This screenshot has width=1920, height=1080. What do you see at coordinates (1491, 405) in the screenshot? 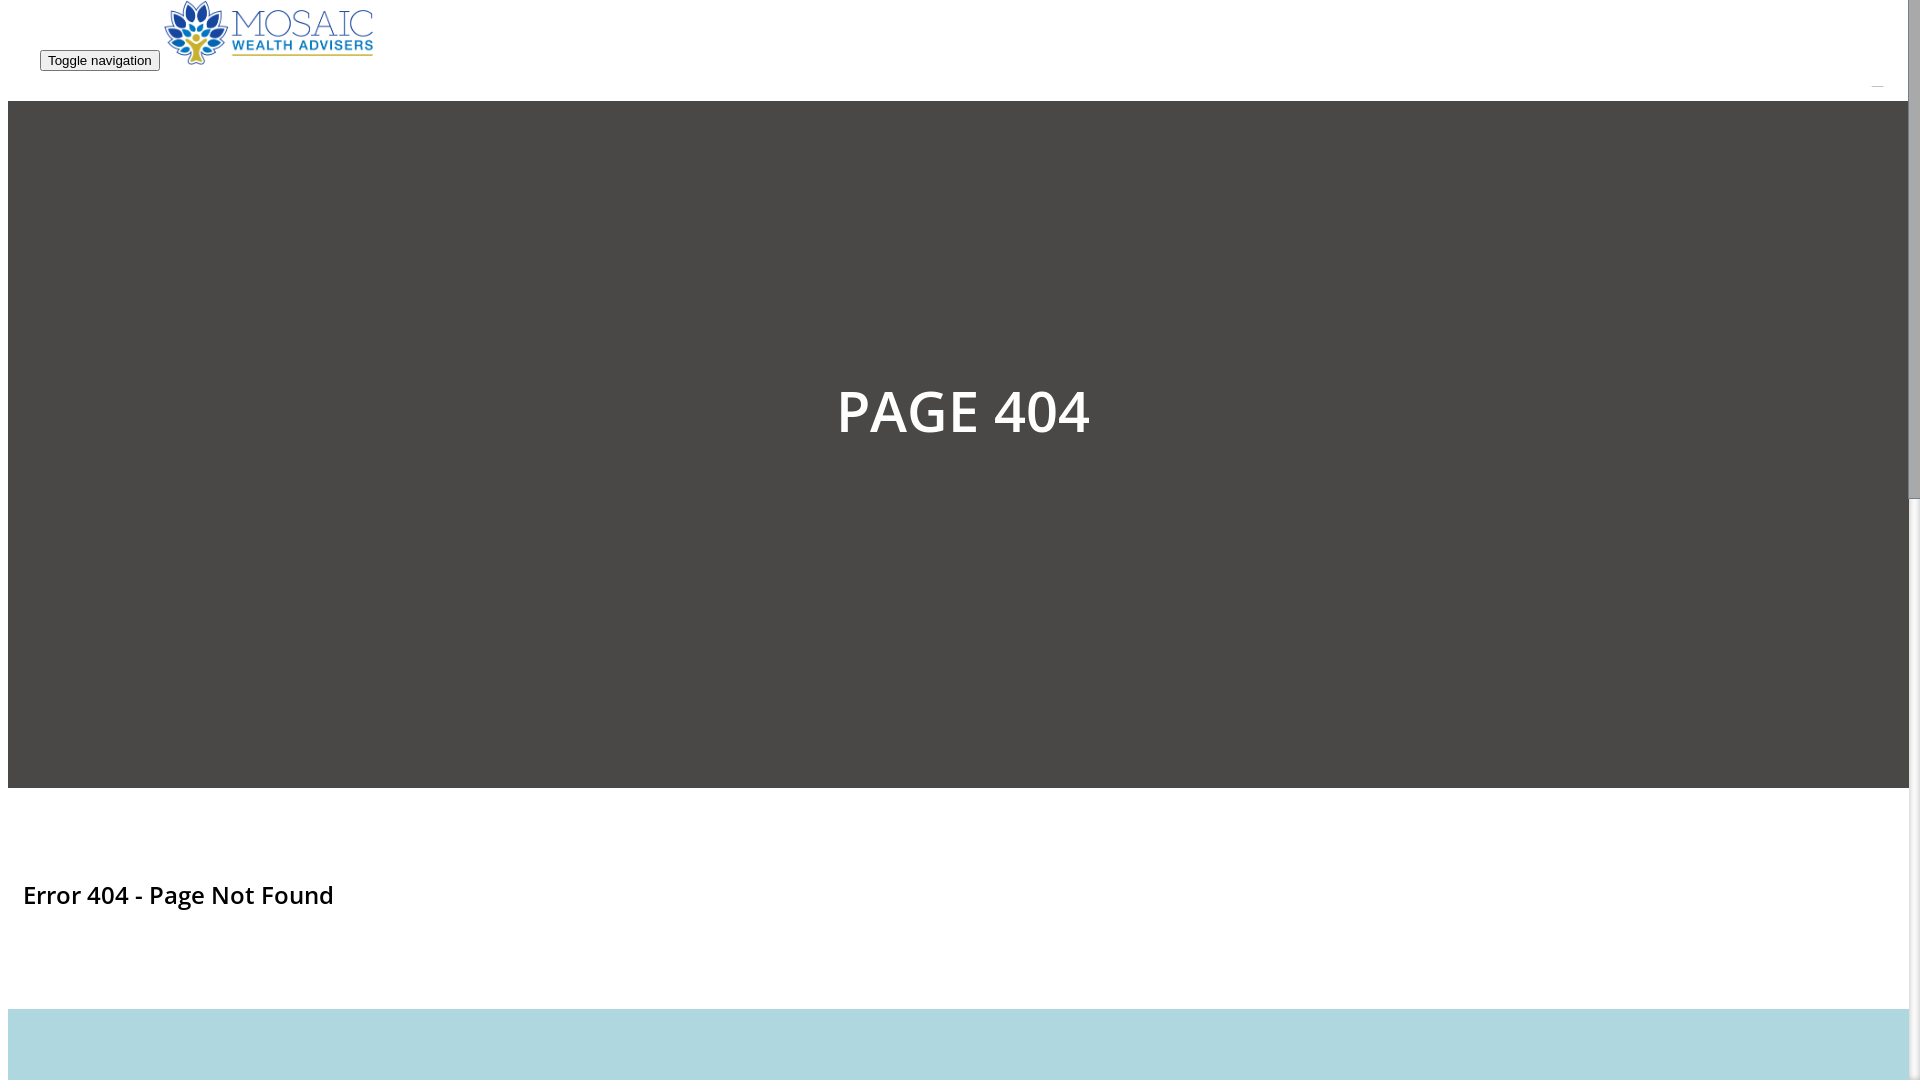
I see `'What to expect'` at bounding box center [1491, 405].